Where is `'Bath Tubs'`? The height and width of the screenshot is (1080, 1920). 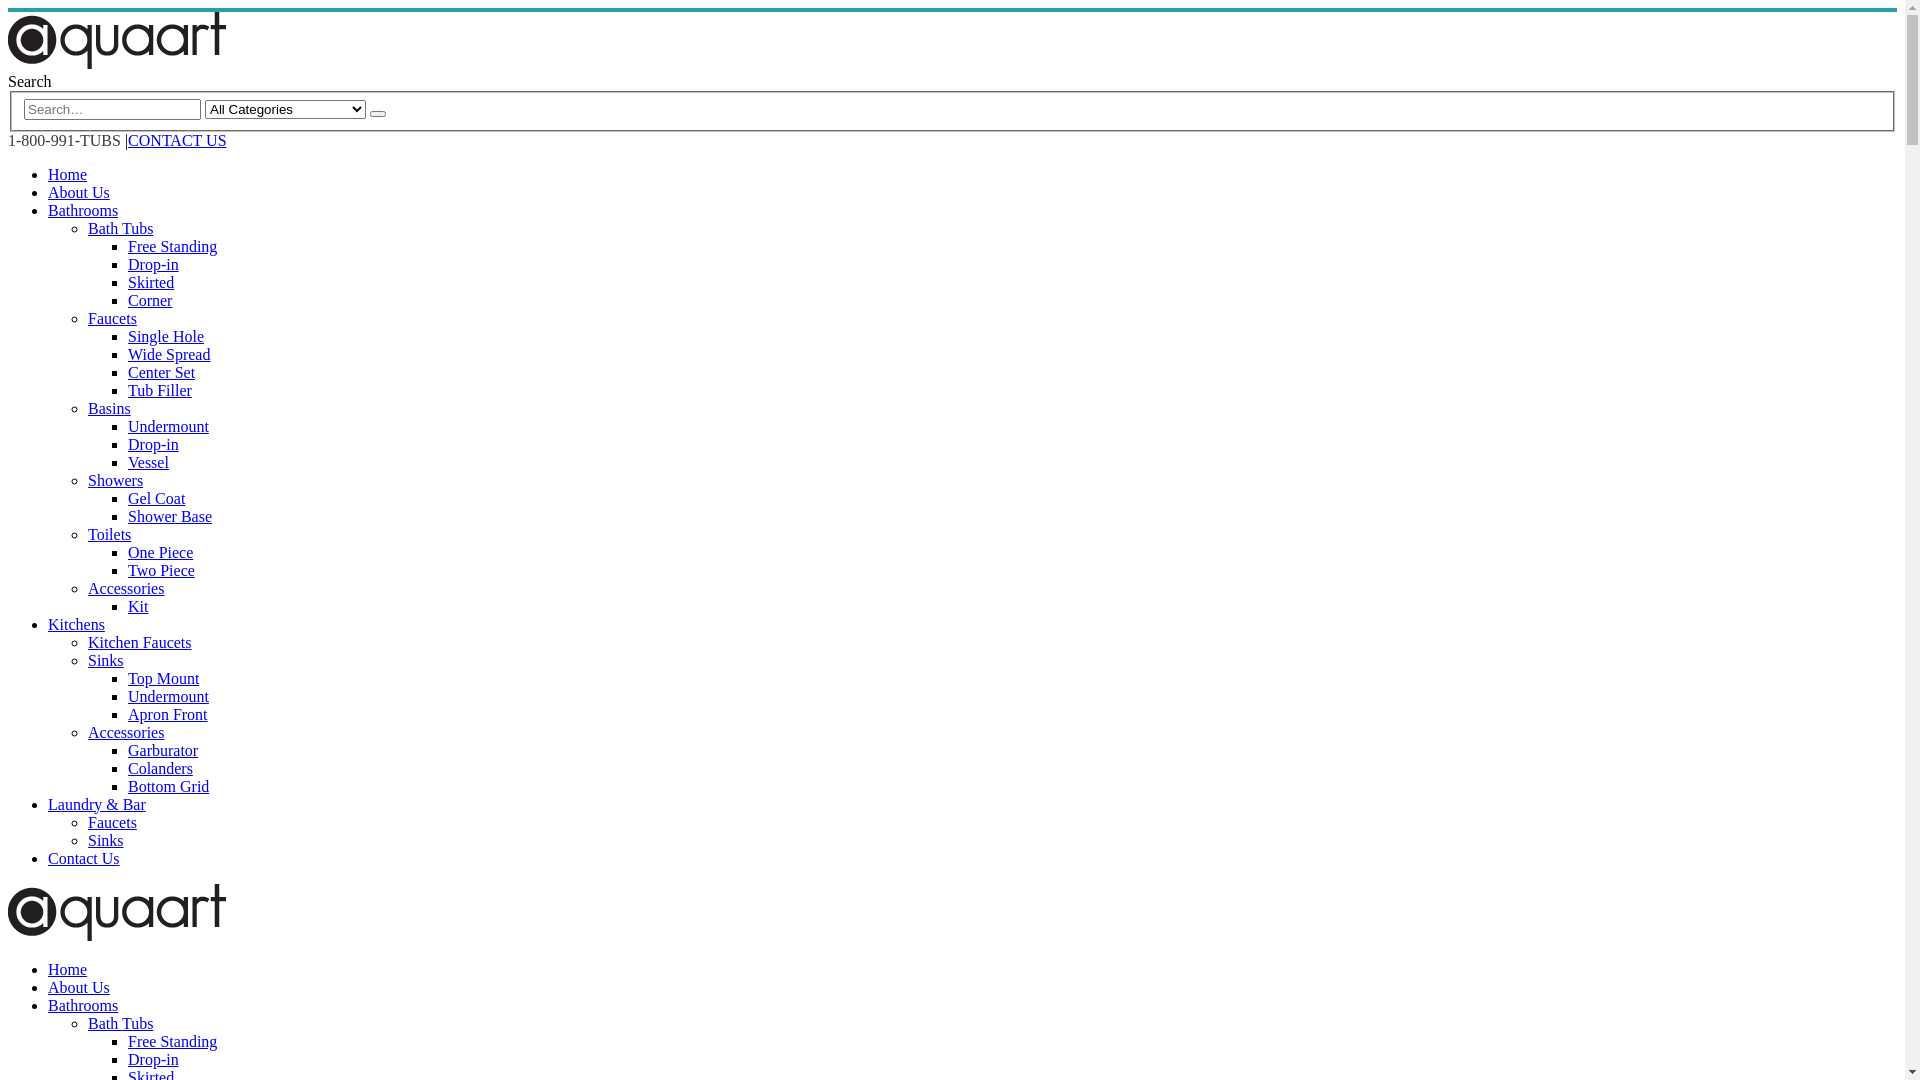
'Bath Tubs' is located at coordinates (119, 227).